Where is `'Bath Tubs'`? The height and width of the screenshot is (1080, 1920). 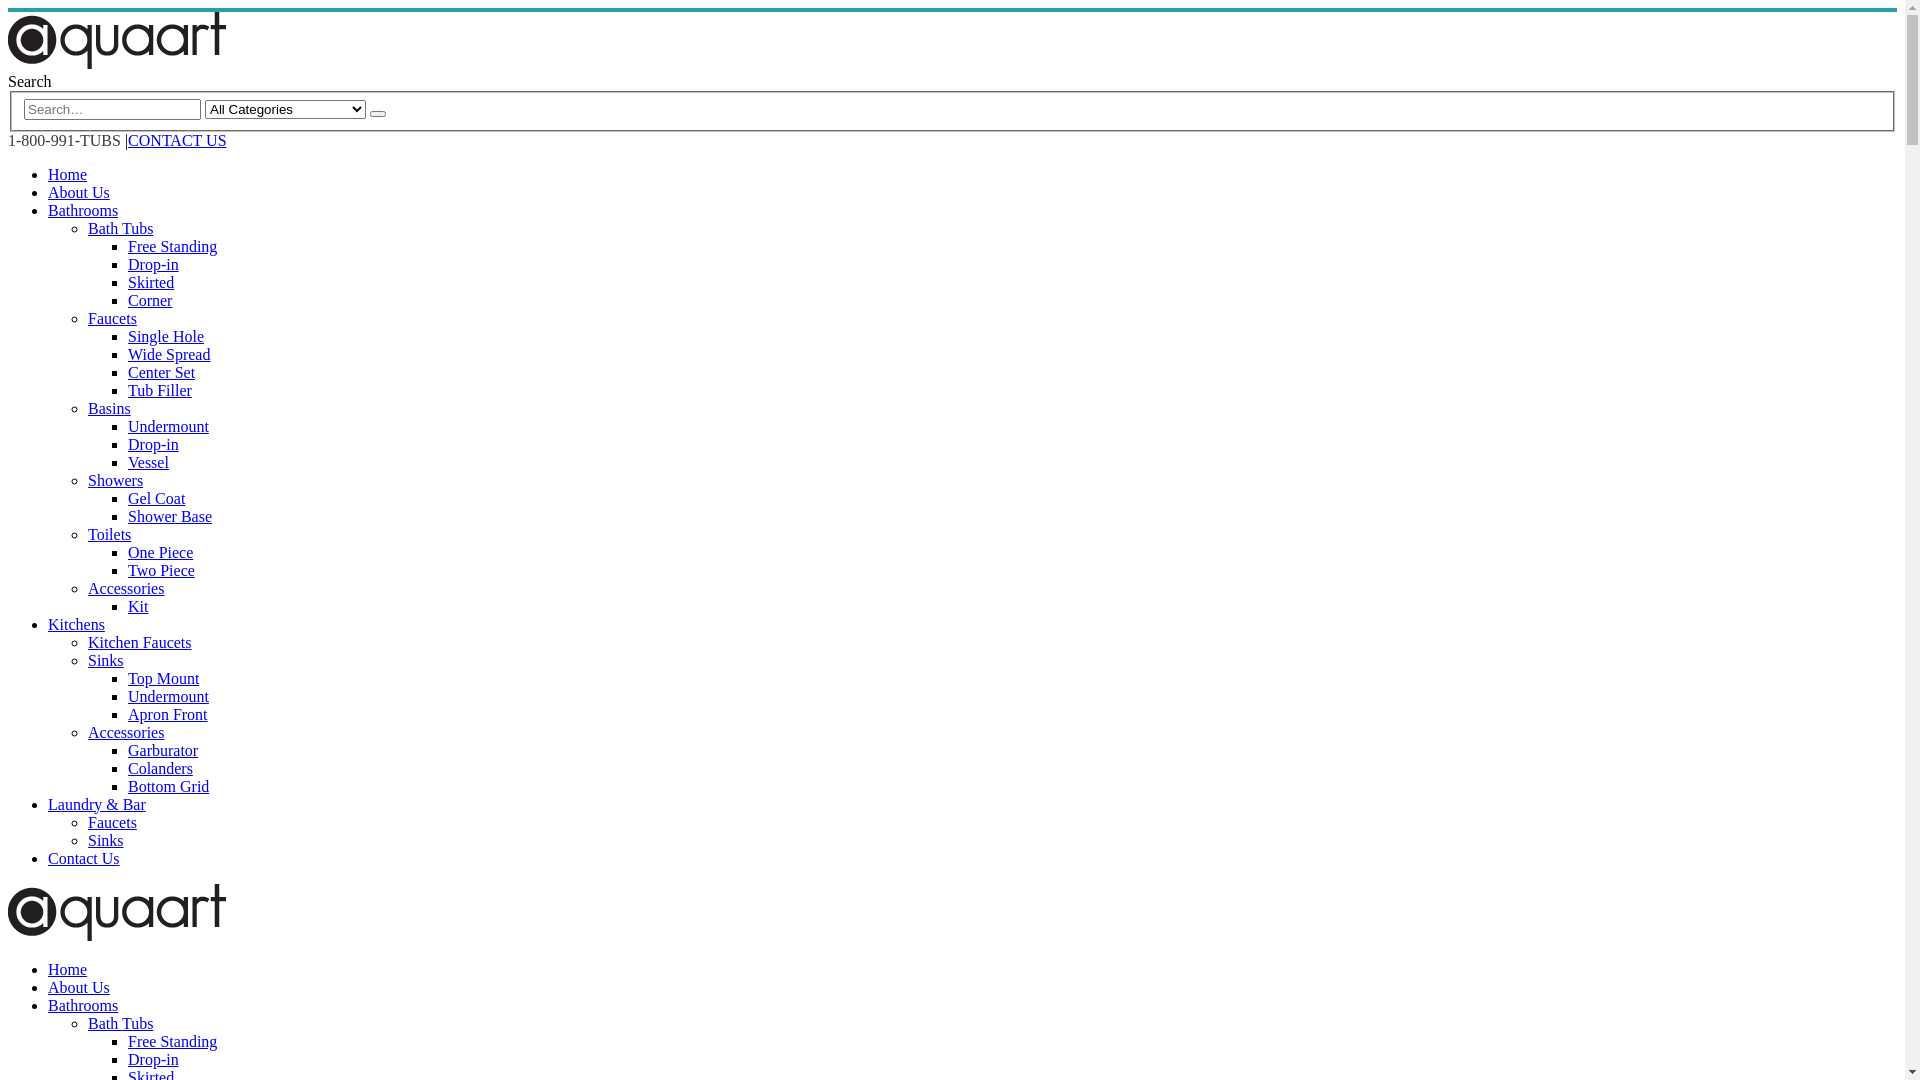
'Bath Tubs' is located at coordinates (119, 227).